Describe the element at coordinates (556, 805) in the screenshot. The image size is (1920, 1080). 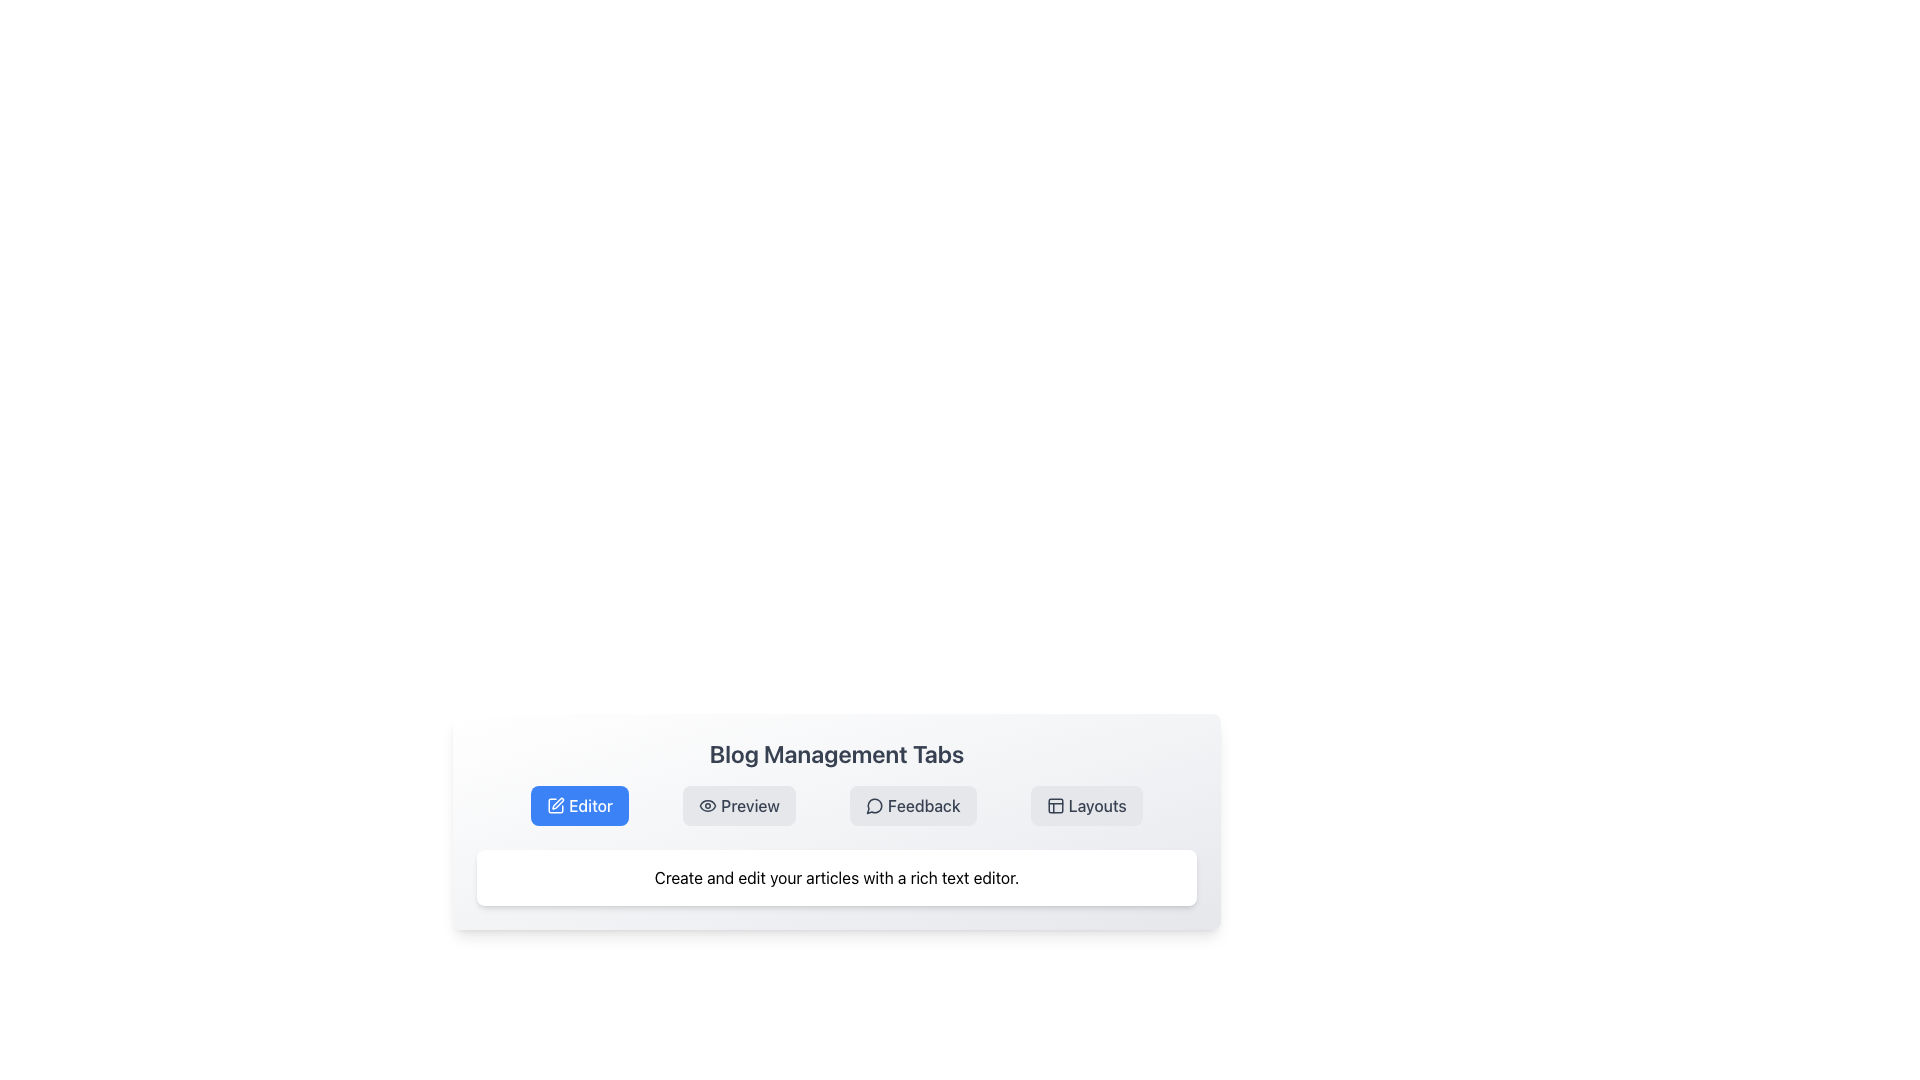
I see `the graphical icon component resembling a square or box within the 'Editor' tab of the interface` at that location.